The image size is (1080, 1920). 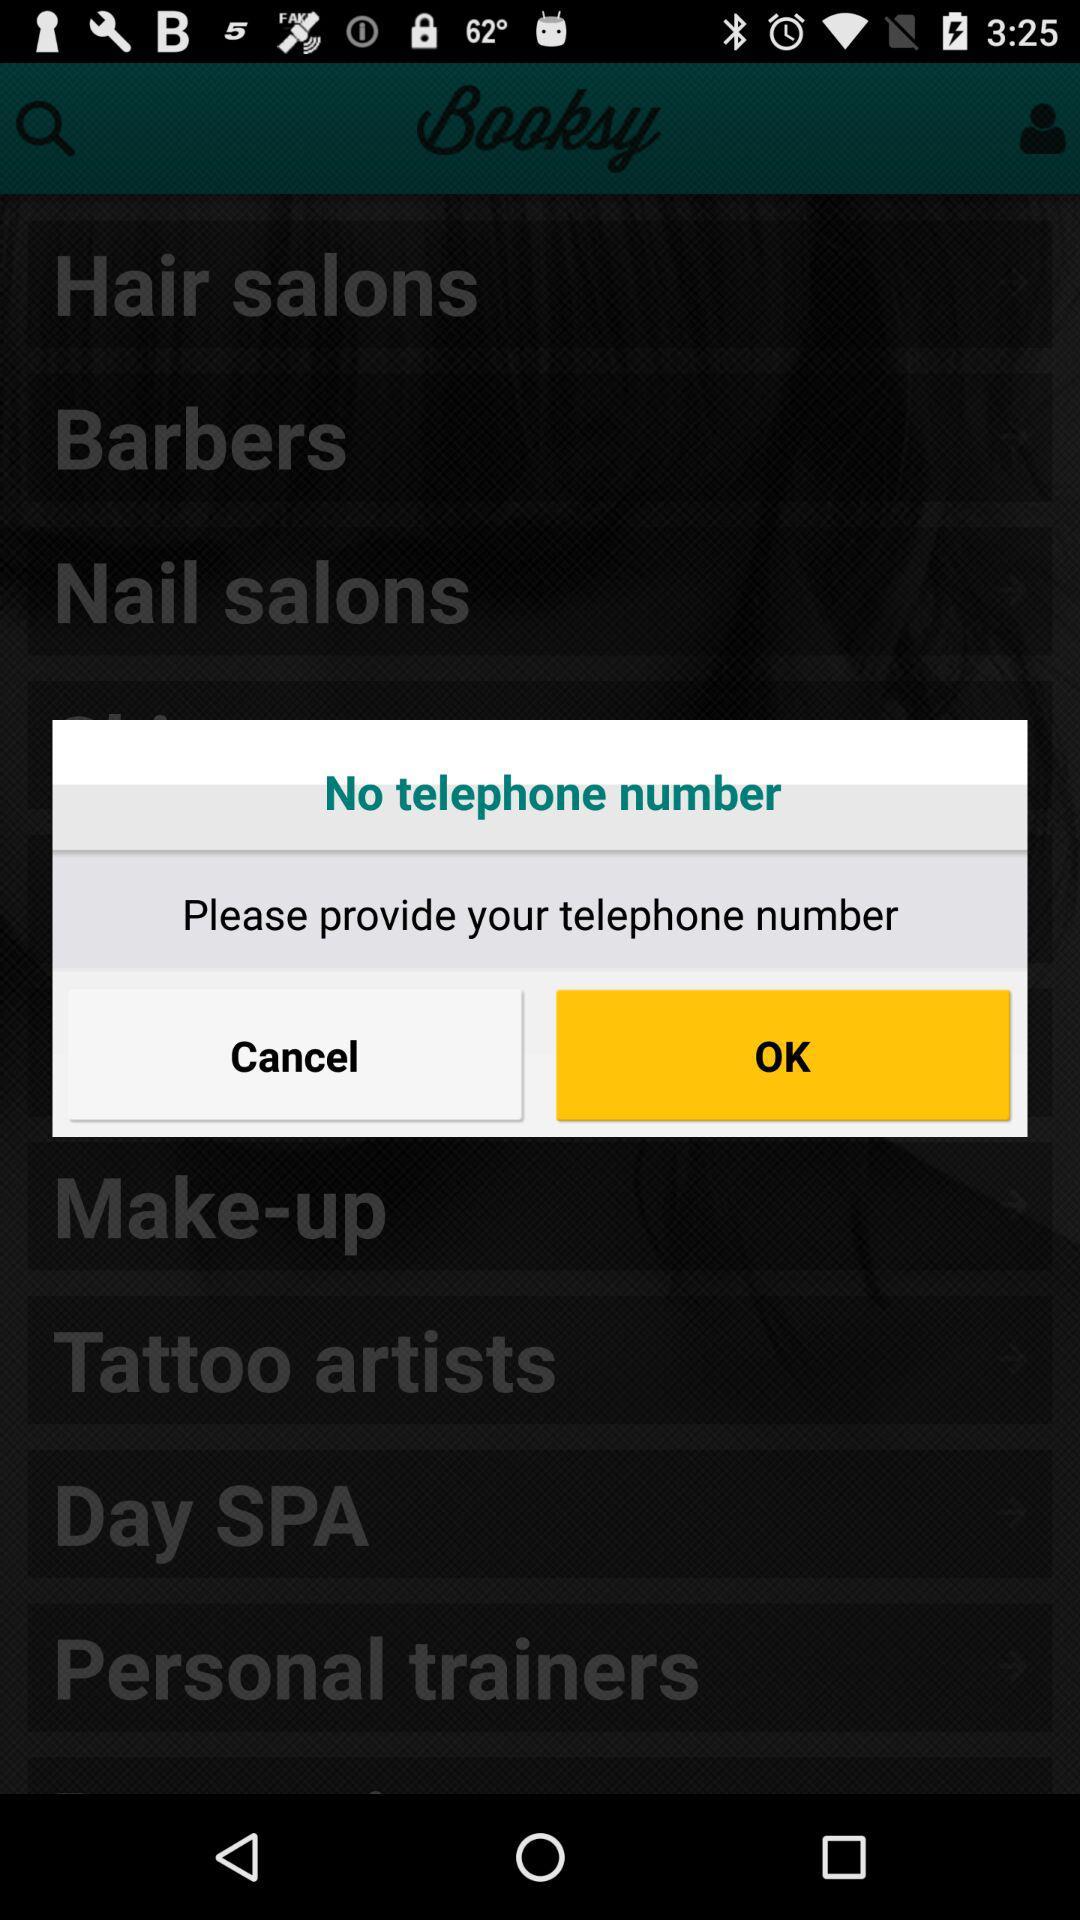 I want to click on button next to the cancel, so click(x=782, y=1054).